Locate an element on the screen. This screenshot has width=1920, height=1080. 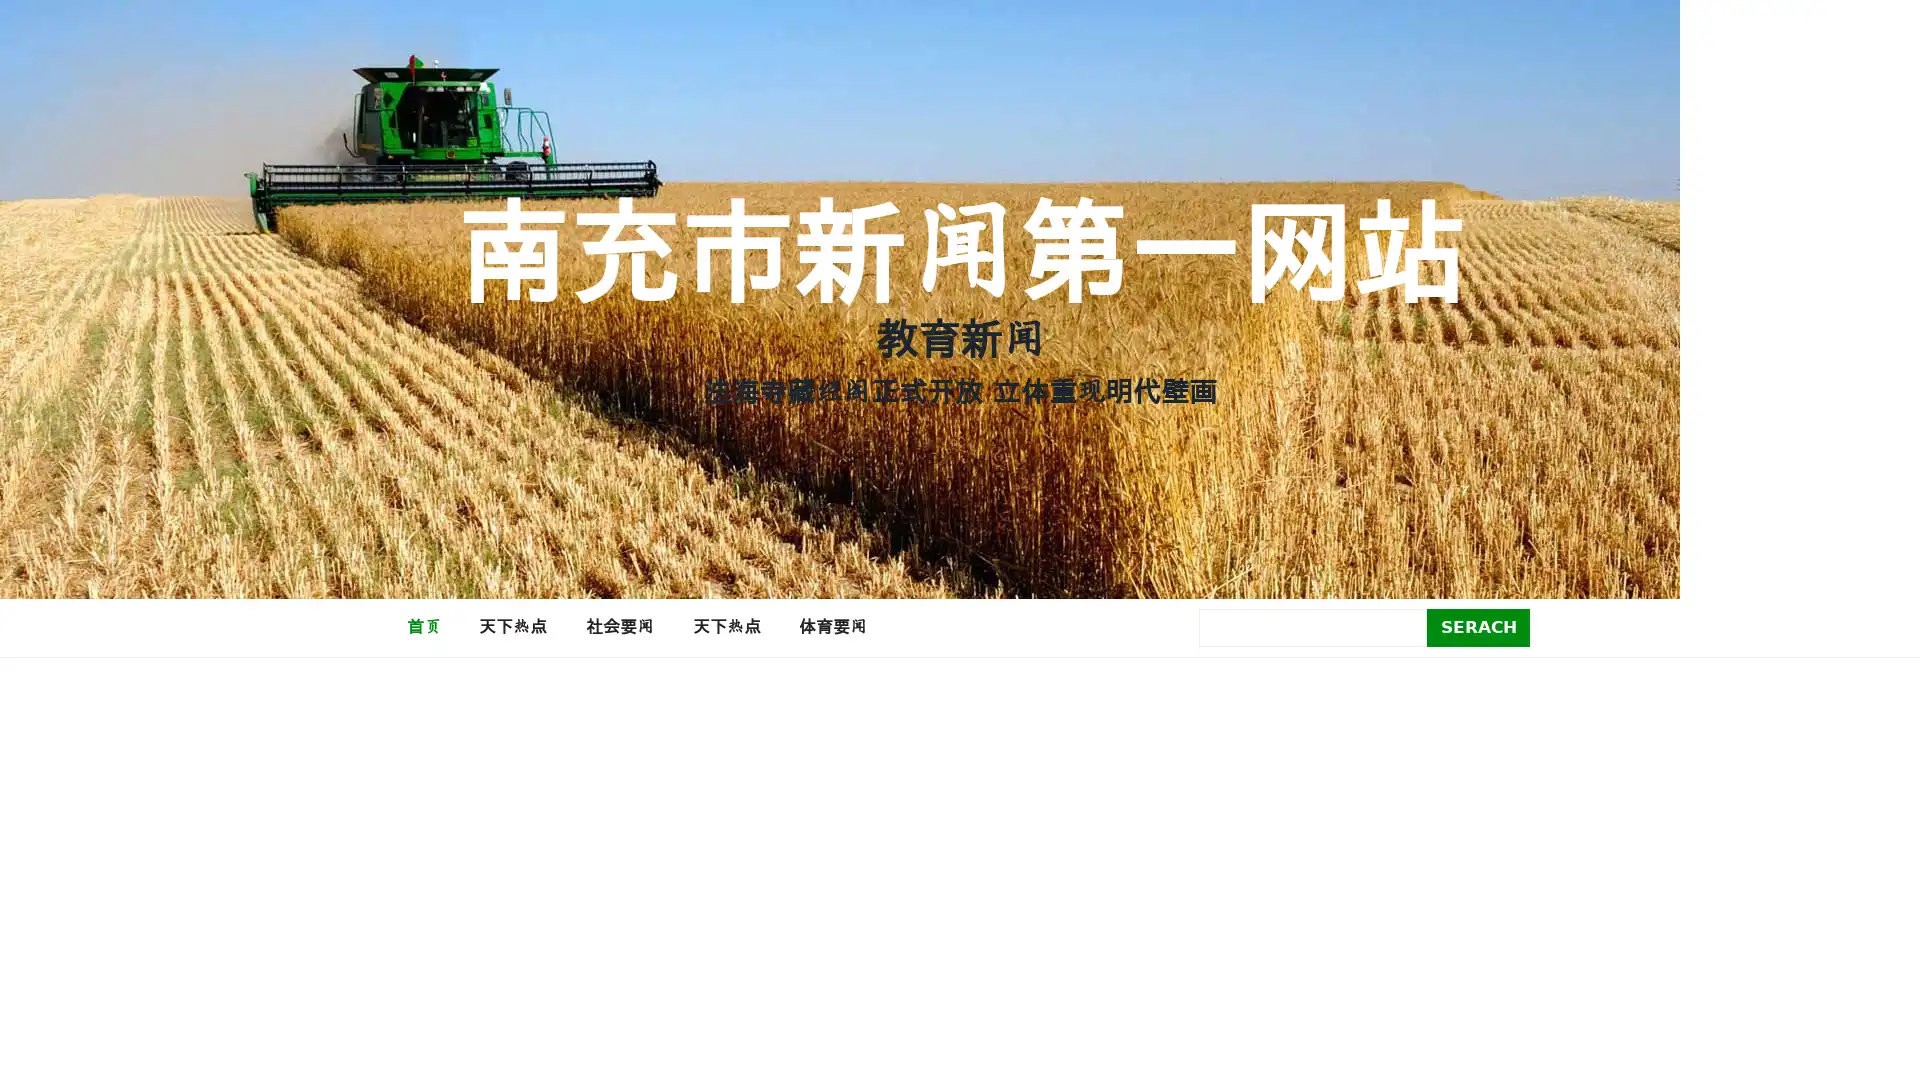
serach is located at coordinates (1478, 626).